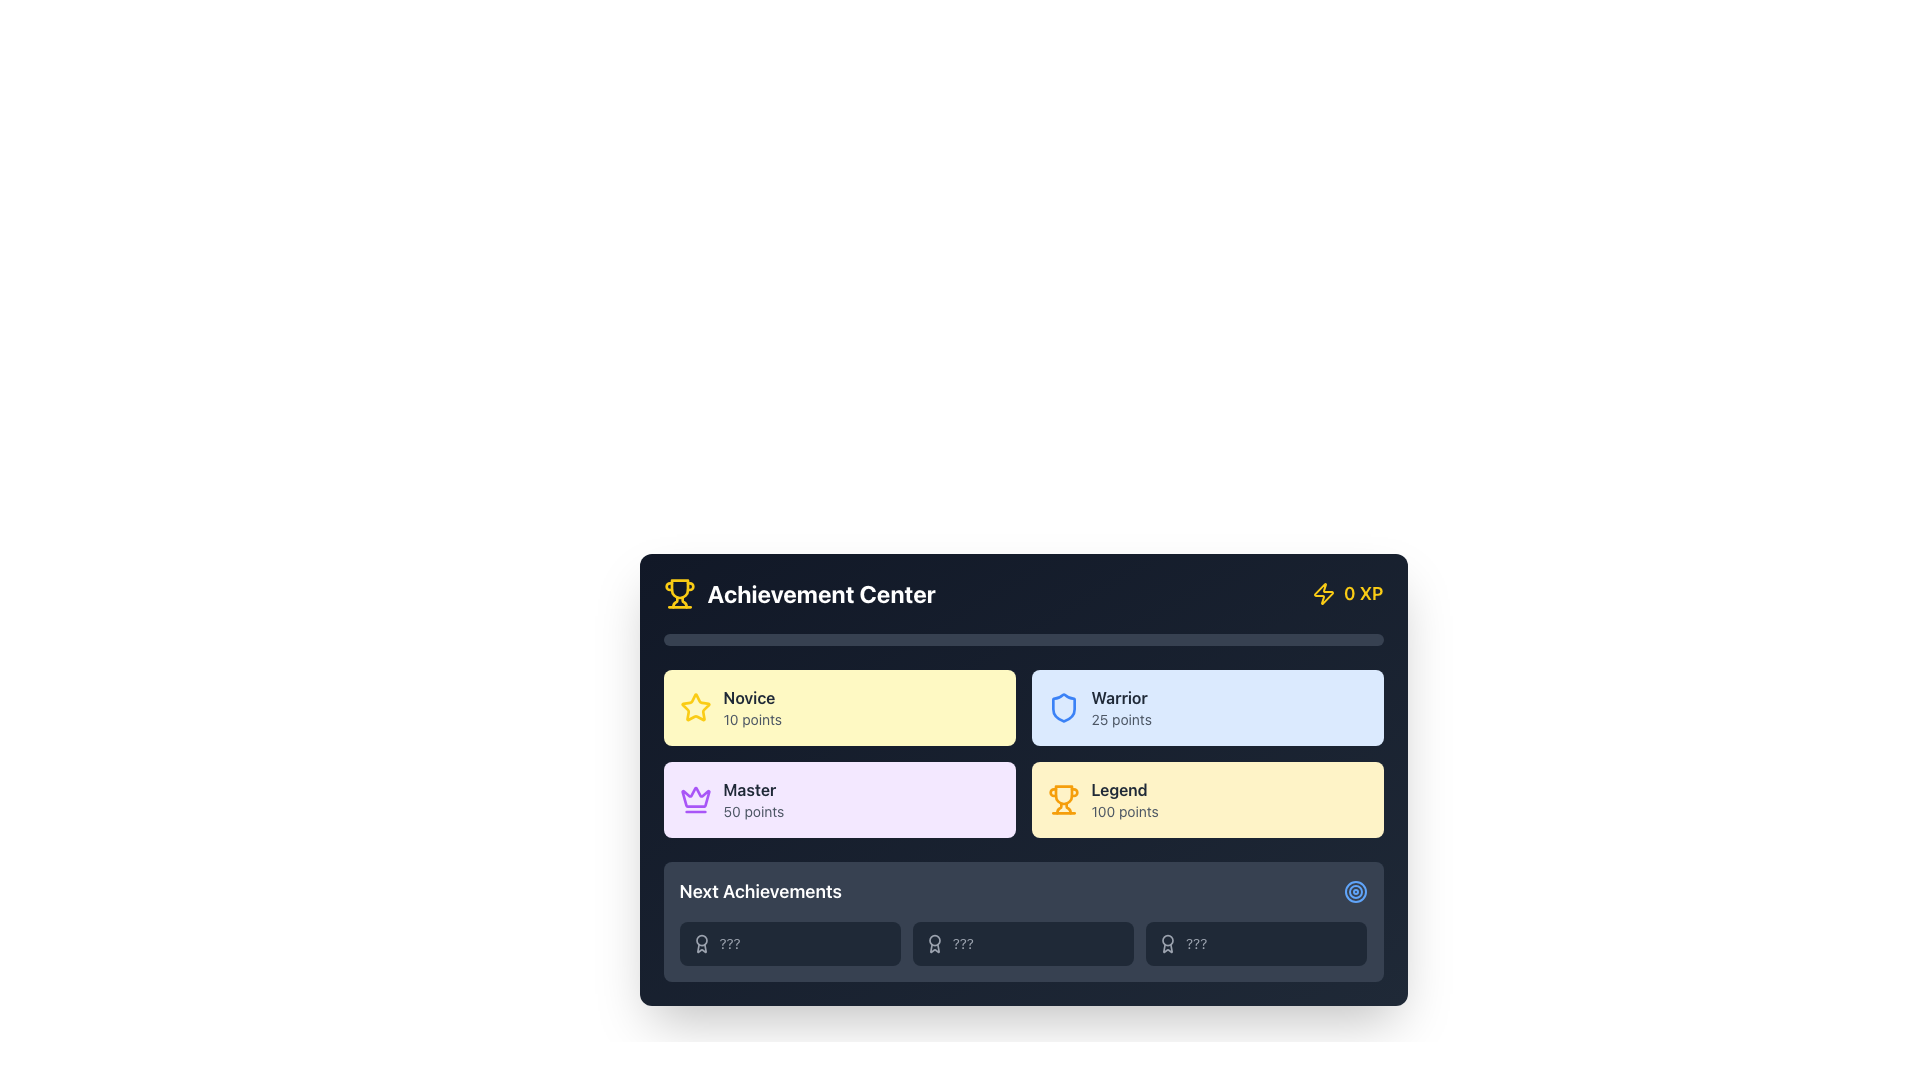 This screenshot has height=1080, width=1920. What do you see at coordinates (759, 890) in the screenshot?
I see `the 'Next Achievements' text label, which is bold and white on a dark background, located in the lower section of the interface` at bounding box center [759, 890].